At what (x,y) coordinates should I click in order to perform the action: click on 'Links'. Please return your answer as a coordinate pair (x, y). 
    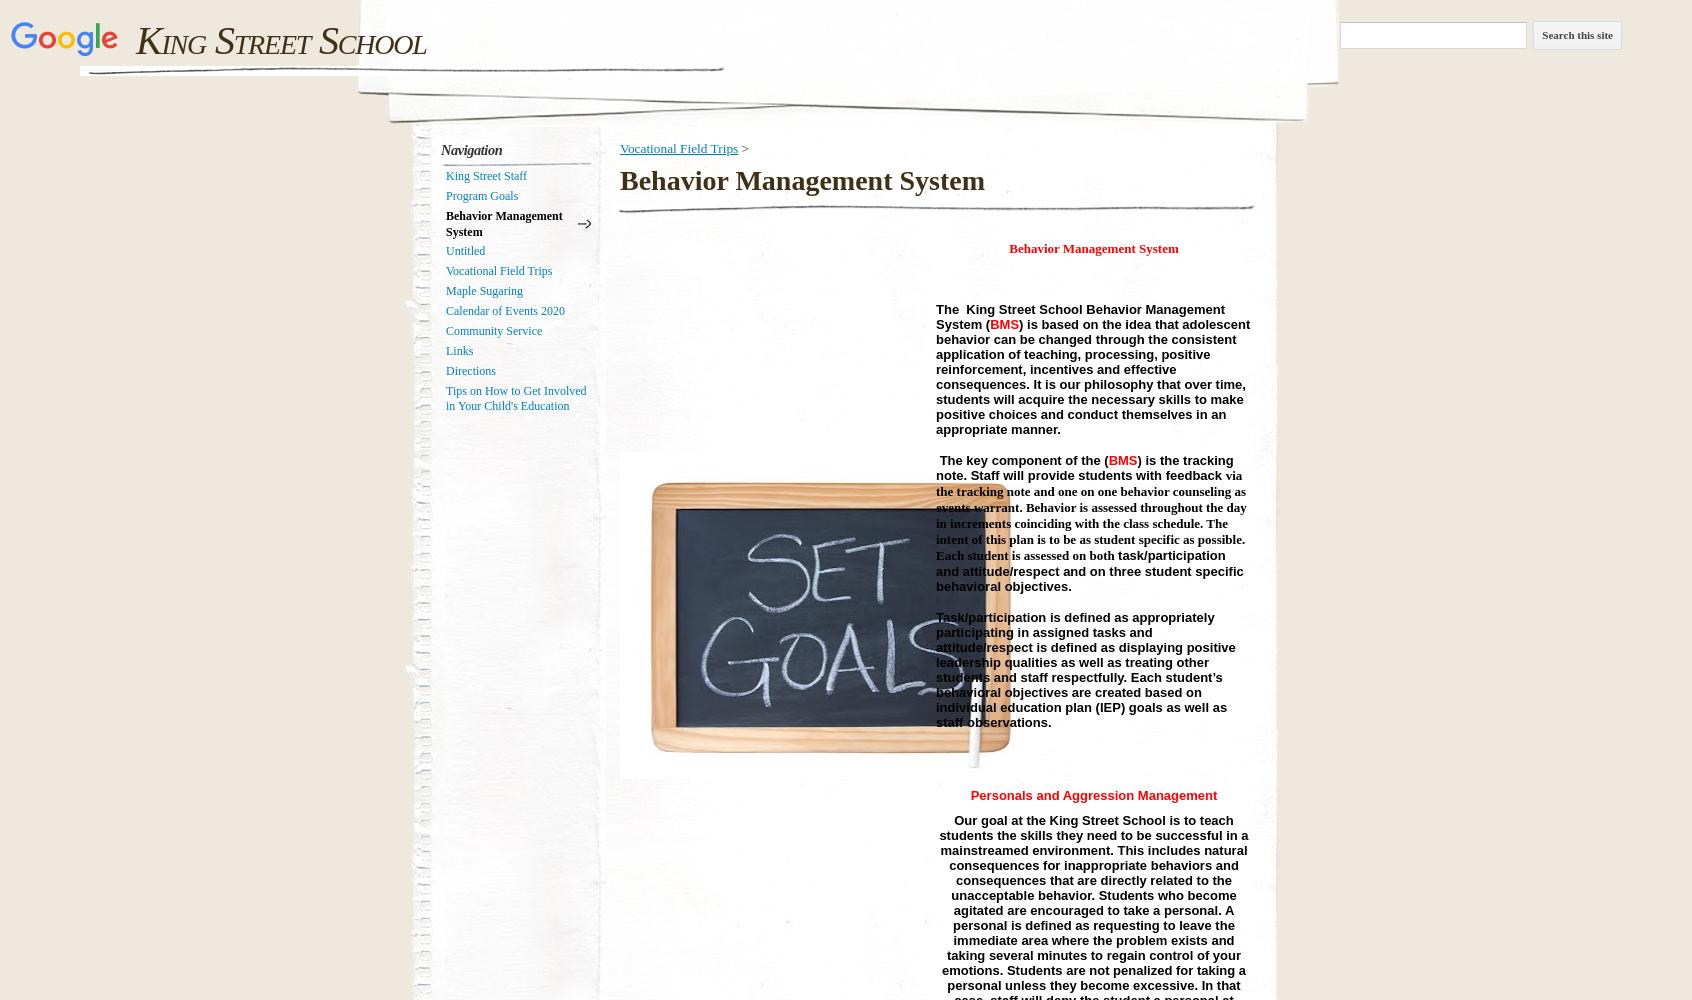
    Looking at the image, I should click on (458, 349).